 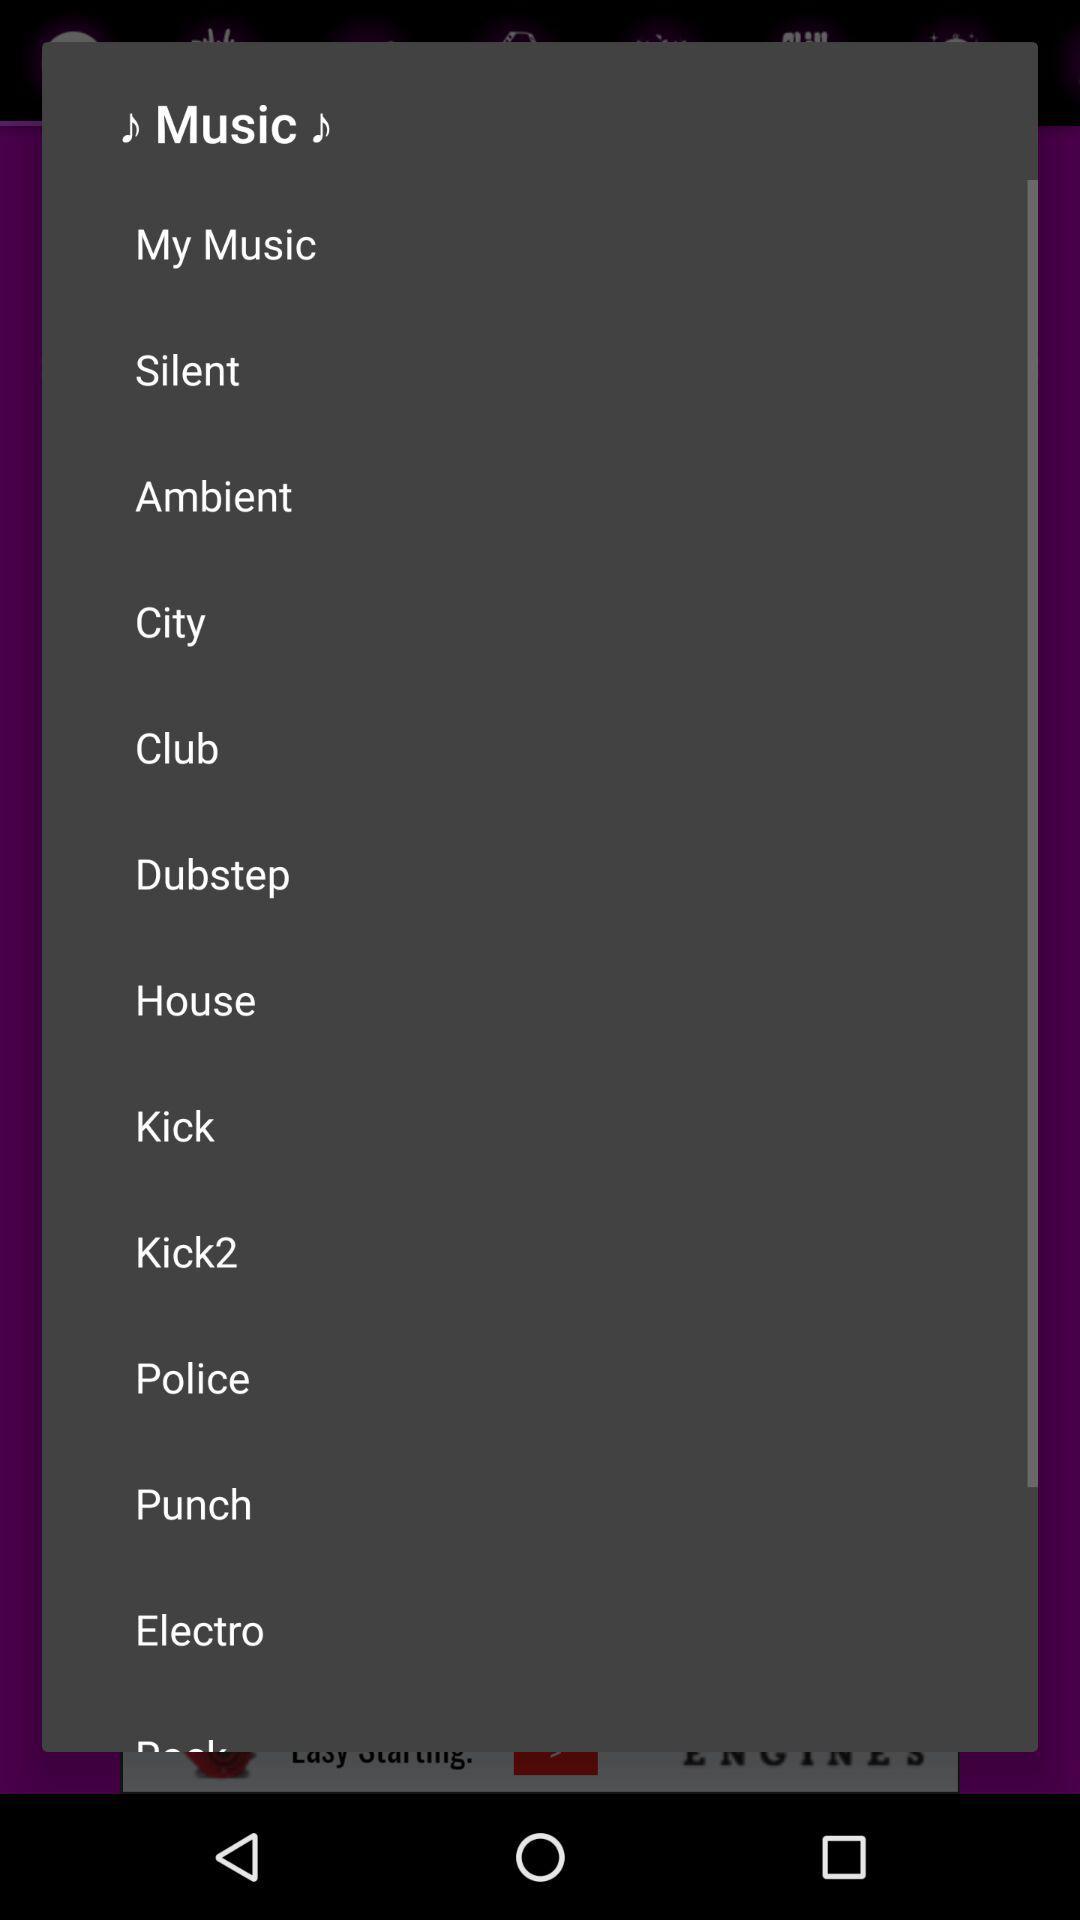 I want to click on the item below 		club icon, so click(x=540, y=873).